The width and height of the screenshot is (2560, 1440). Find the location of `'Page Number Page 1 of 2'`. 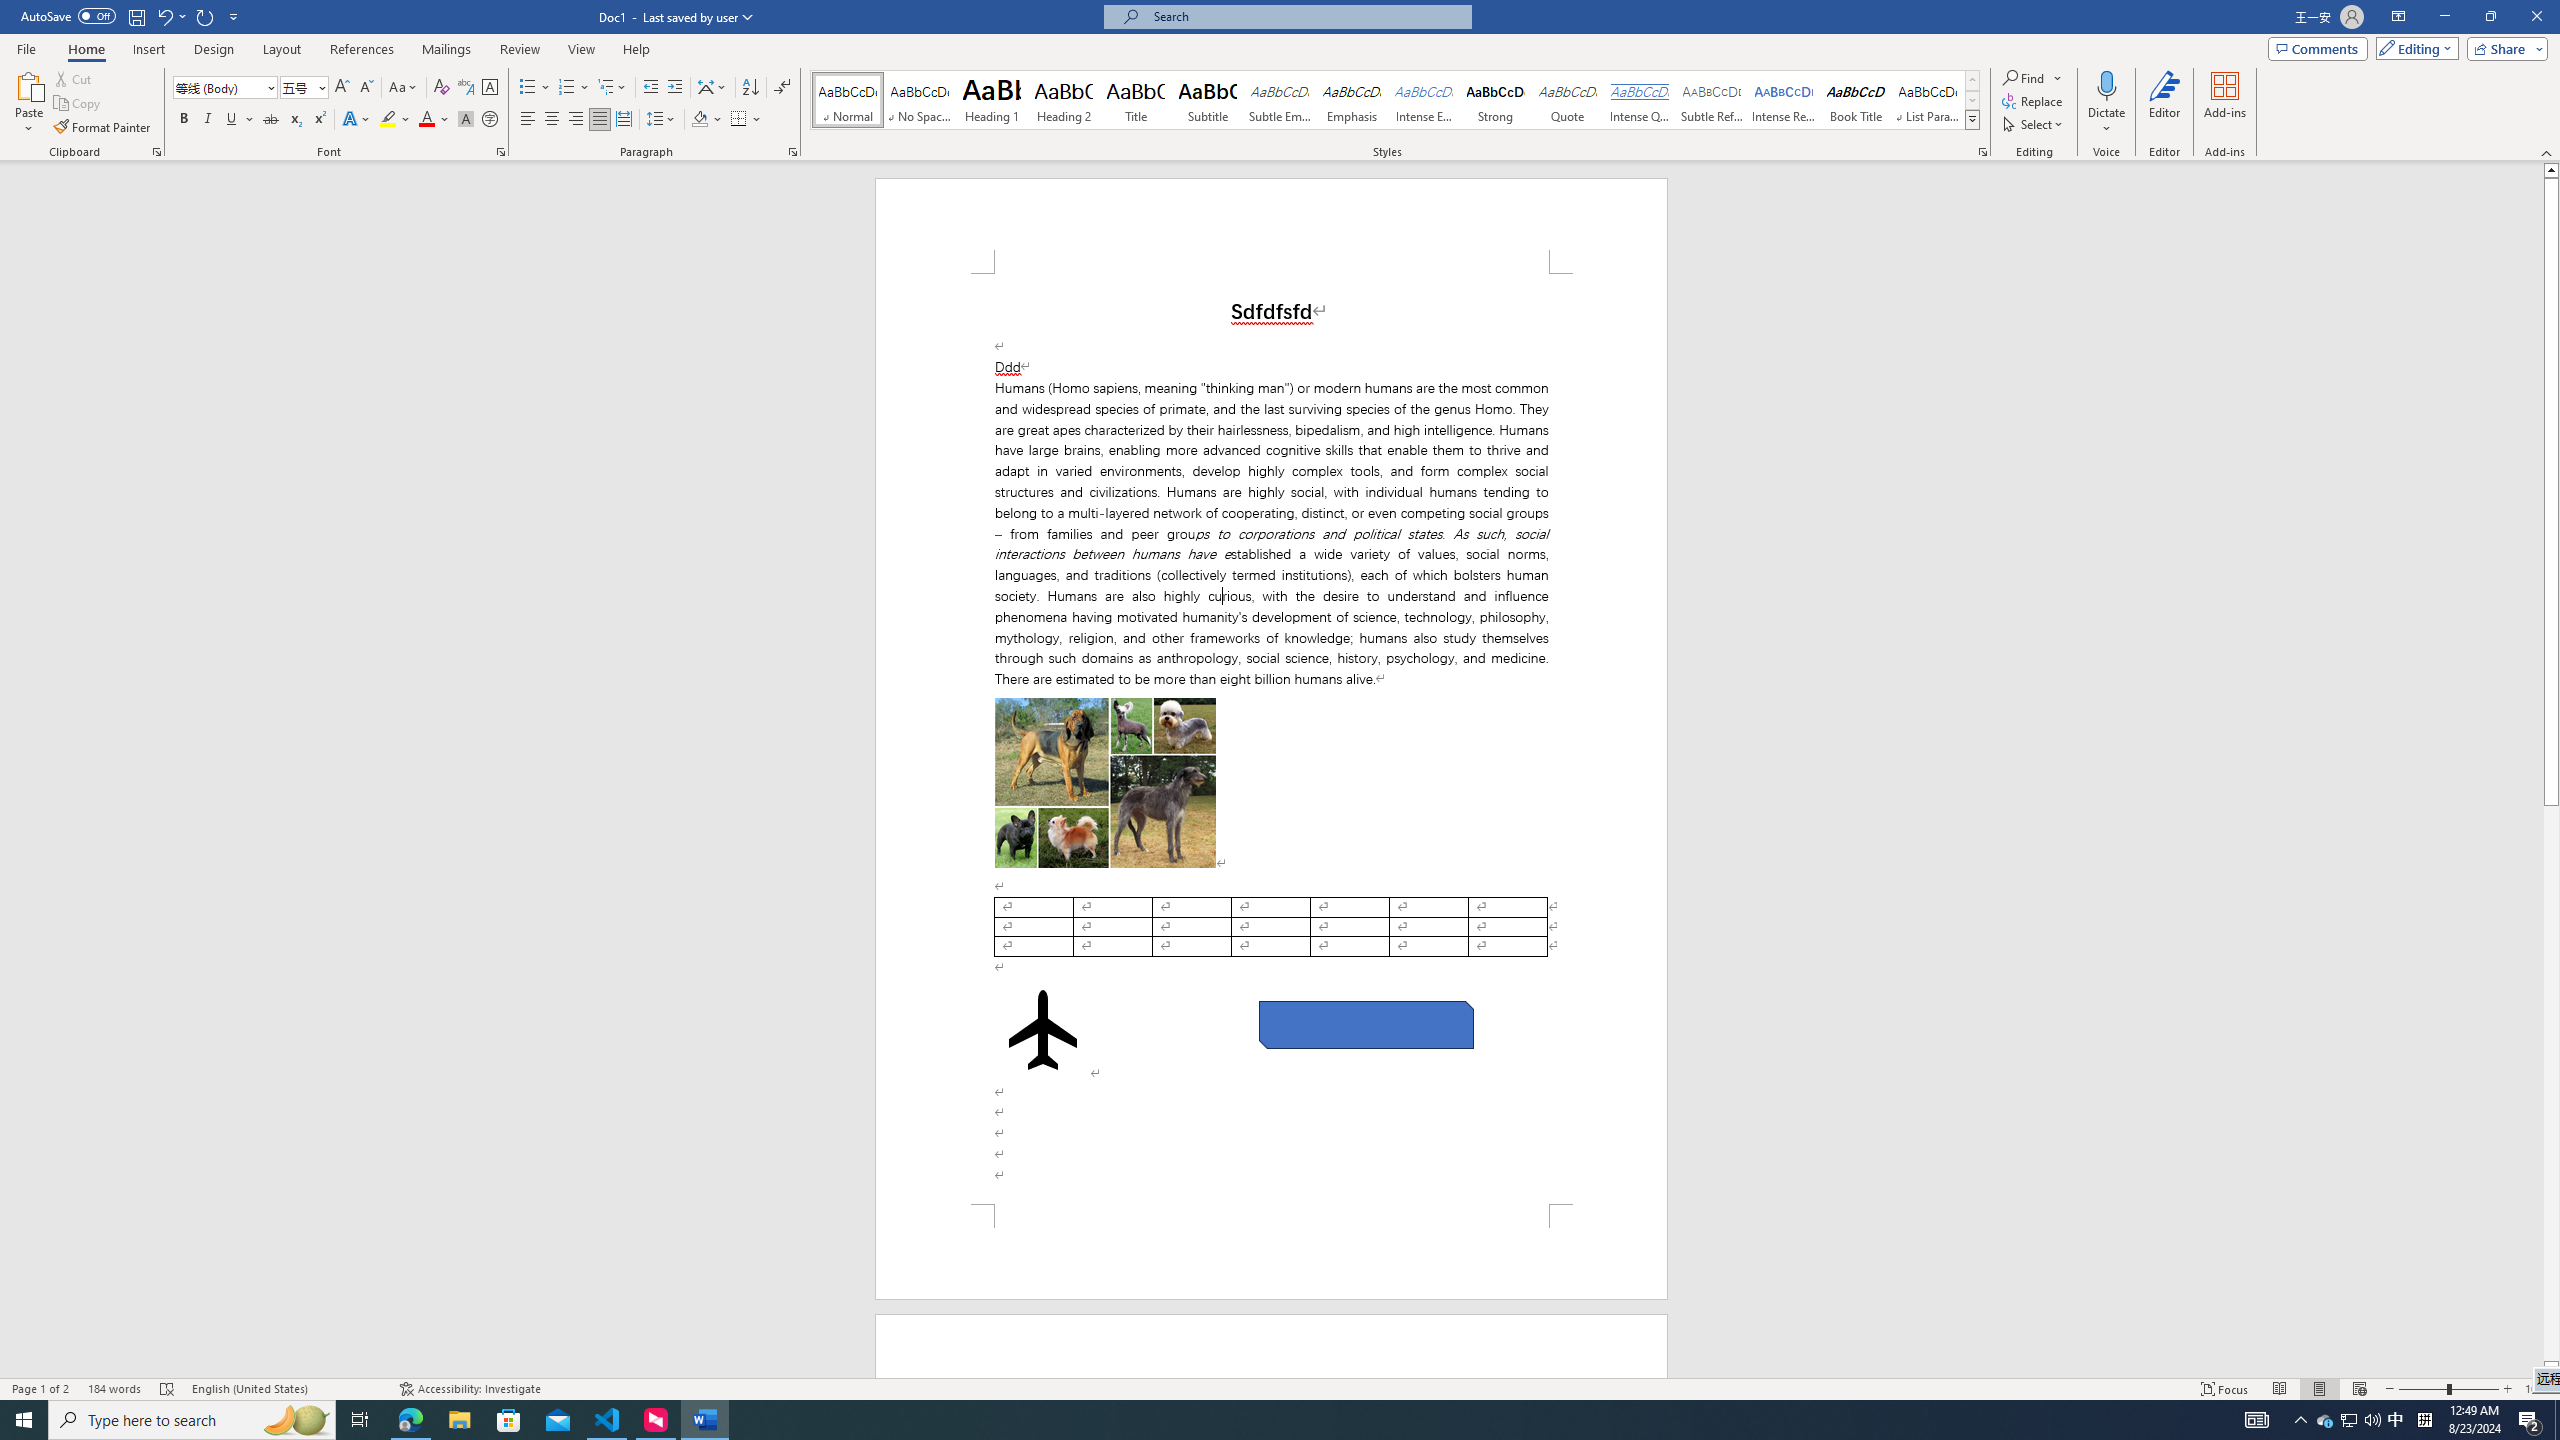

'Page Number Page 1 of 2' is located at coordinates (40, 1389).